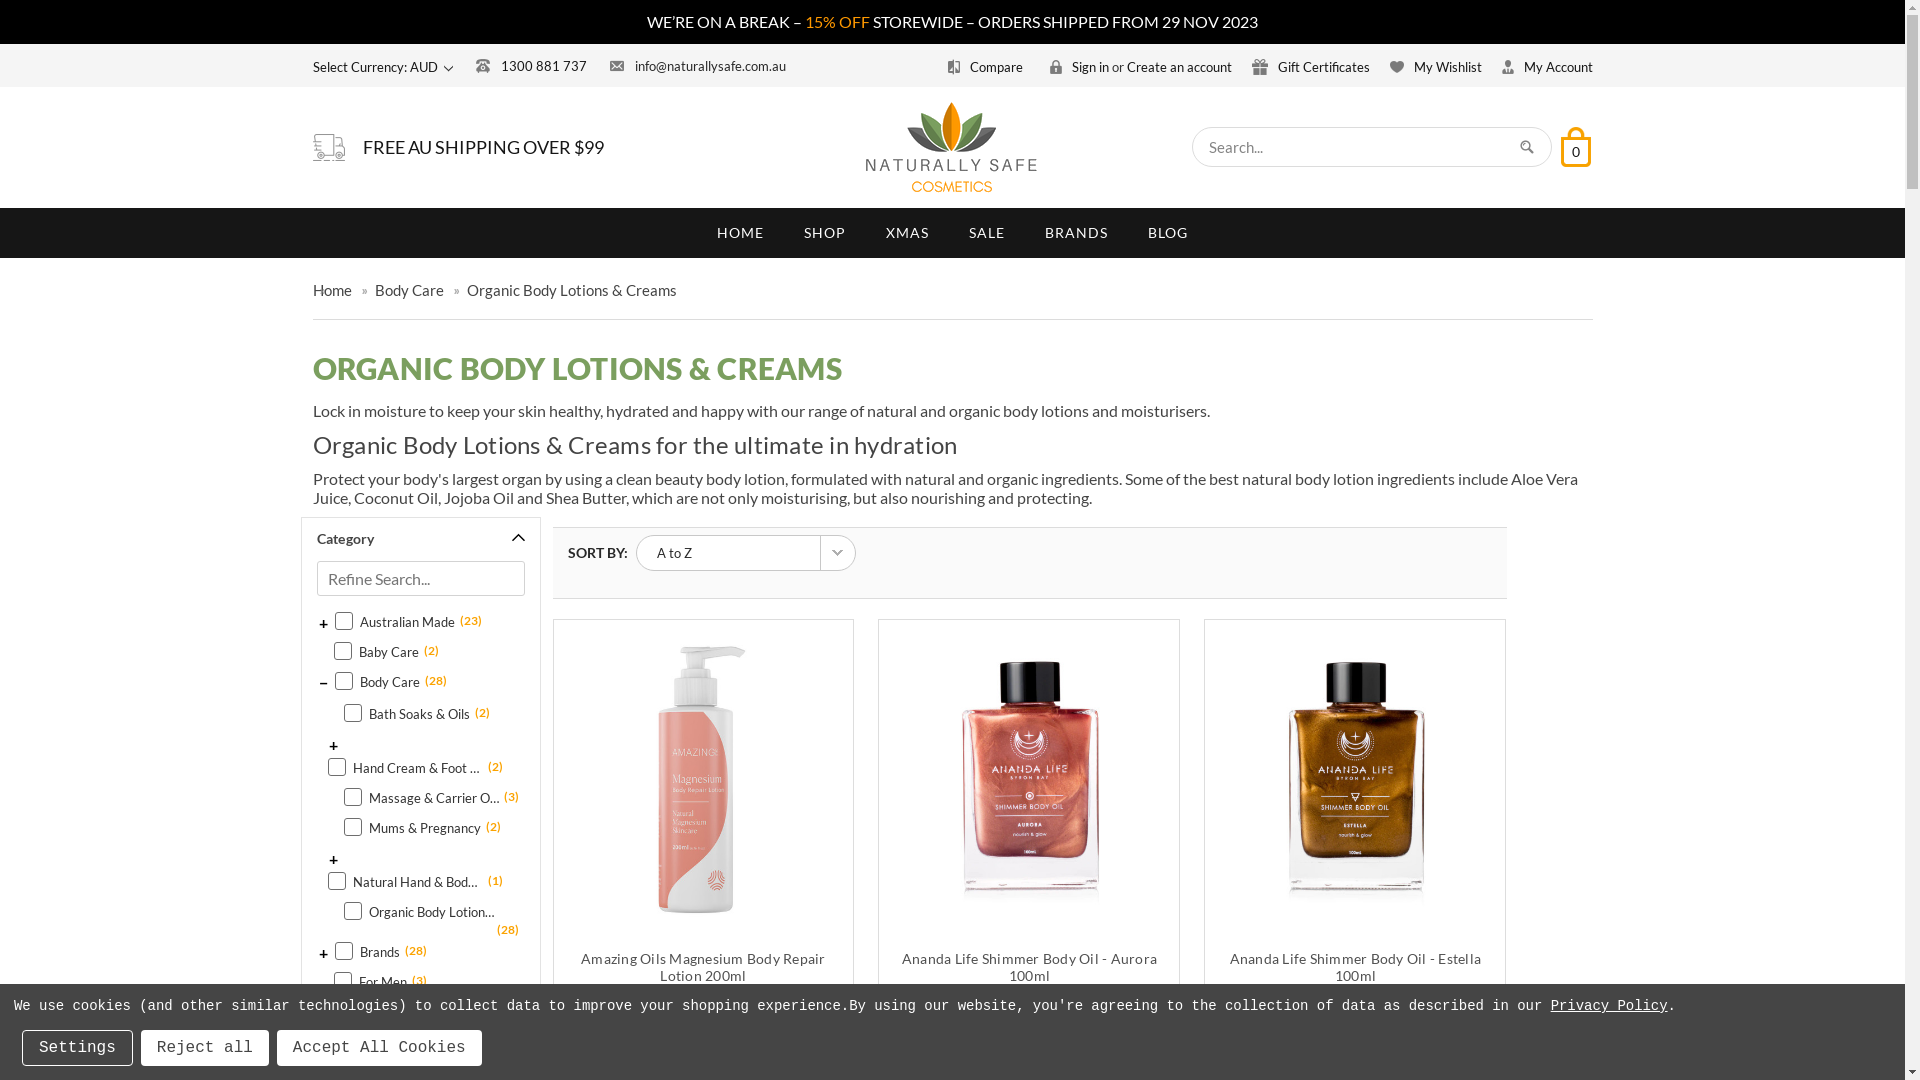 The width and height of the screenshot is (1920, 1080). Describe the element at coordinates (704, 778) in the screenshot. I see `'Amazing Oils Magnesium Body Repair Lotion 200ml'` at that location.